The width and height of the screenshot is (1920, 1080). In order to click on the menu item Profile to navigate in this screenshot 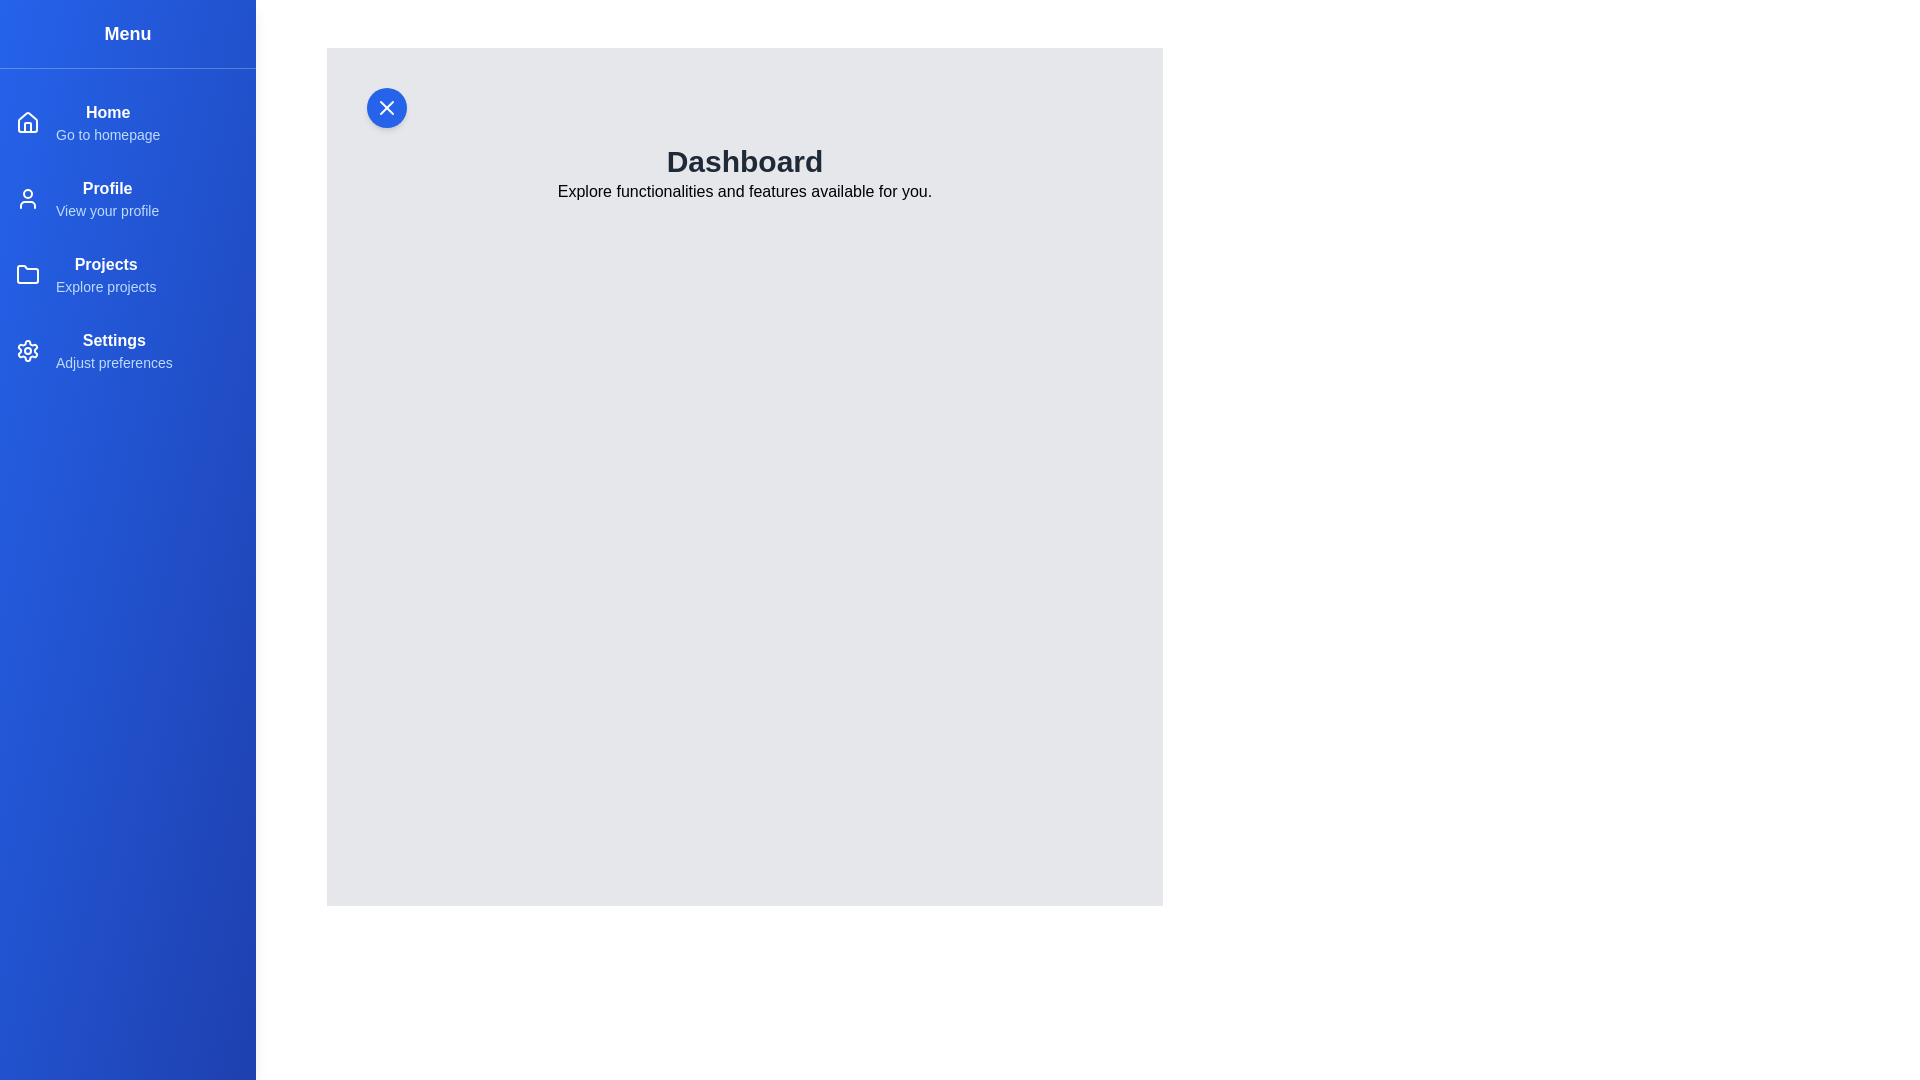, I will do `click(106, 188)`.